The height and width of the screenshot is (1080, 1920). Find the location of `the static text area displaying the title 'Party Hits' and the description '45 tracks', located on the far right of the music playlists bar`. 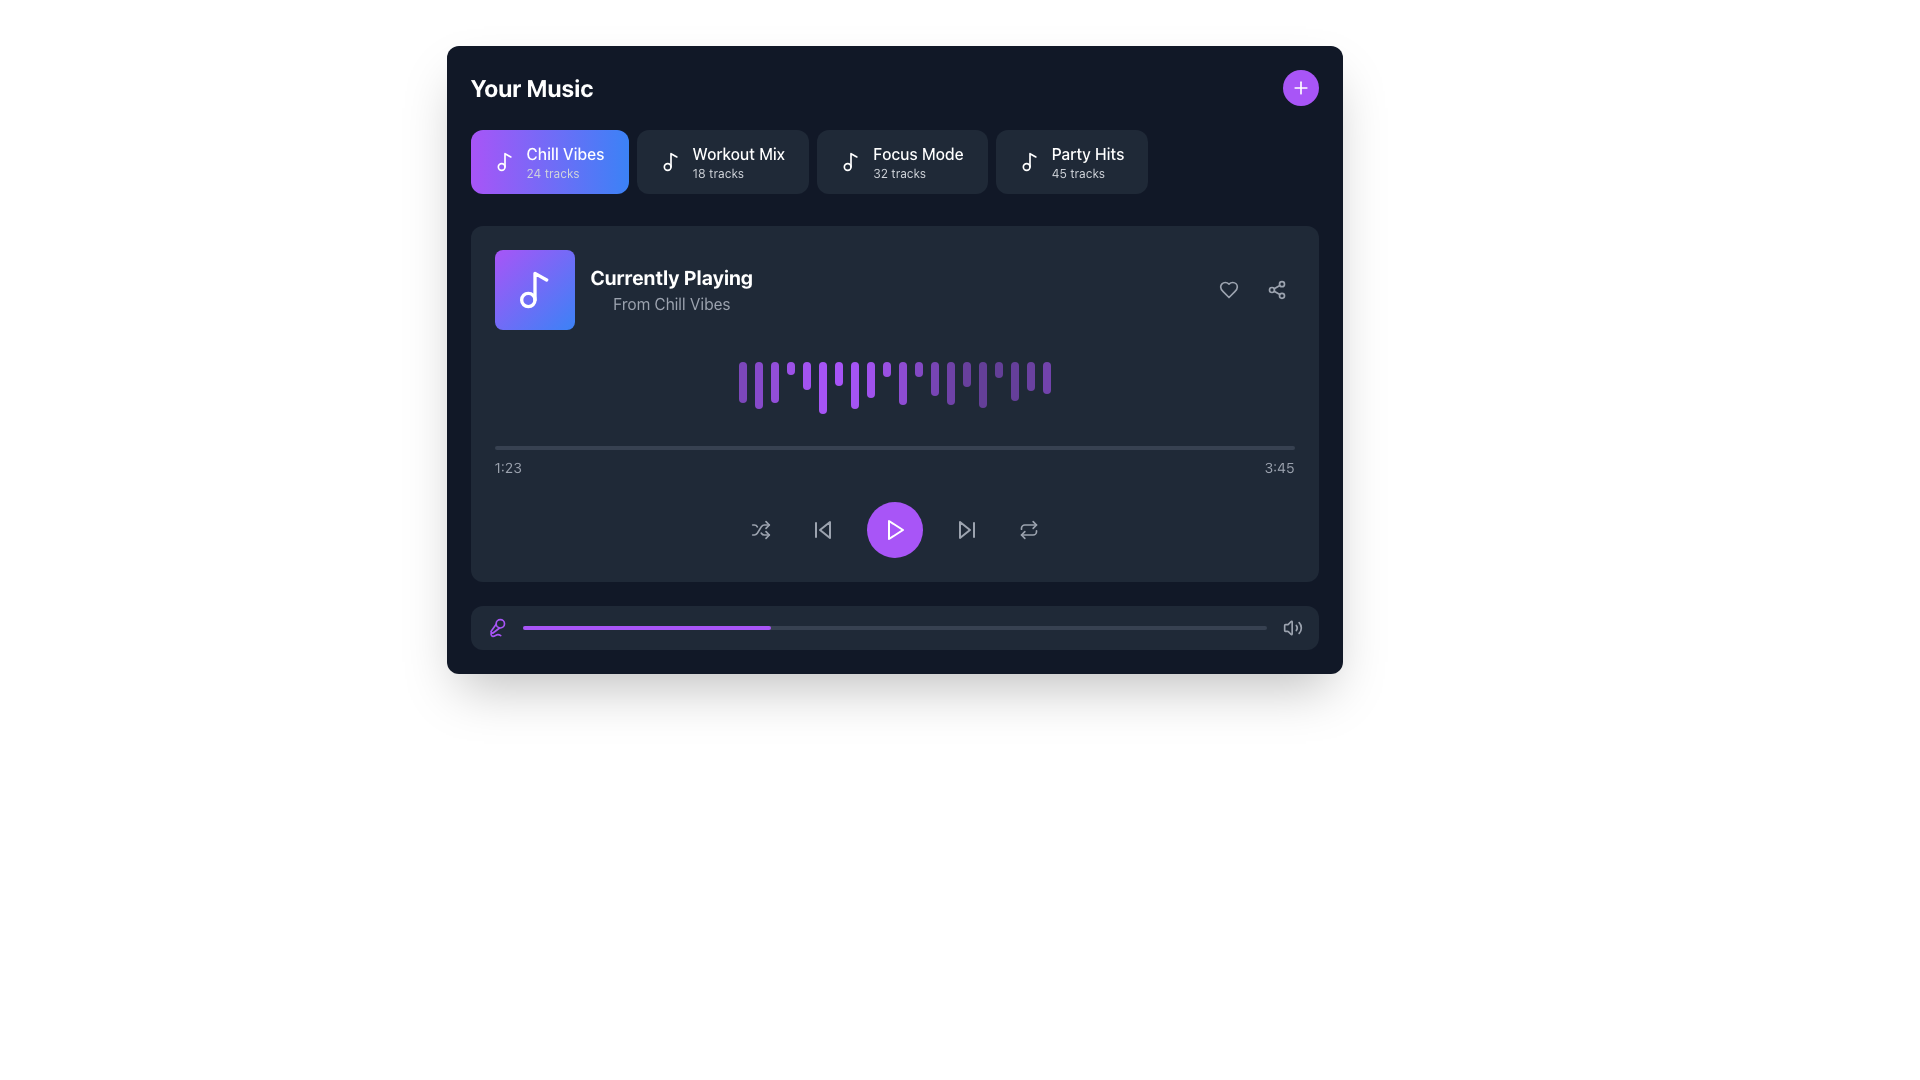

the static text area displaying the title 'Party Hits' and the description '45 tracks', located on the far right of the music playlists bar is located at coordinates (1087, 161).